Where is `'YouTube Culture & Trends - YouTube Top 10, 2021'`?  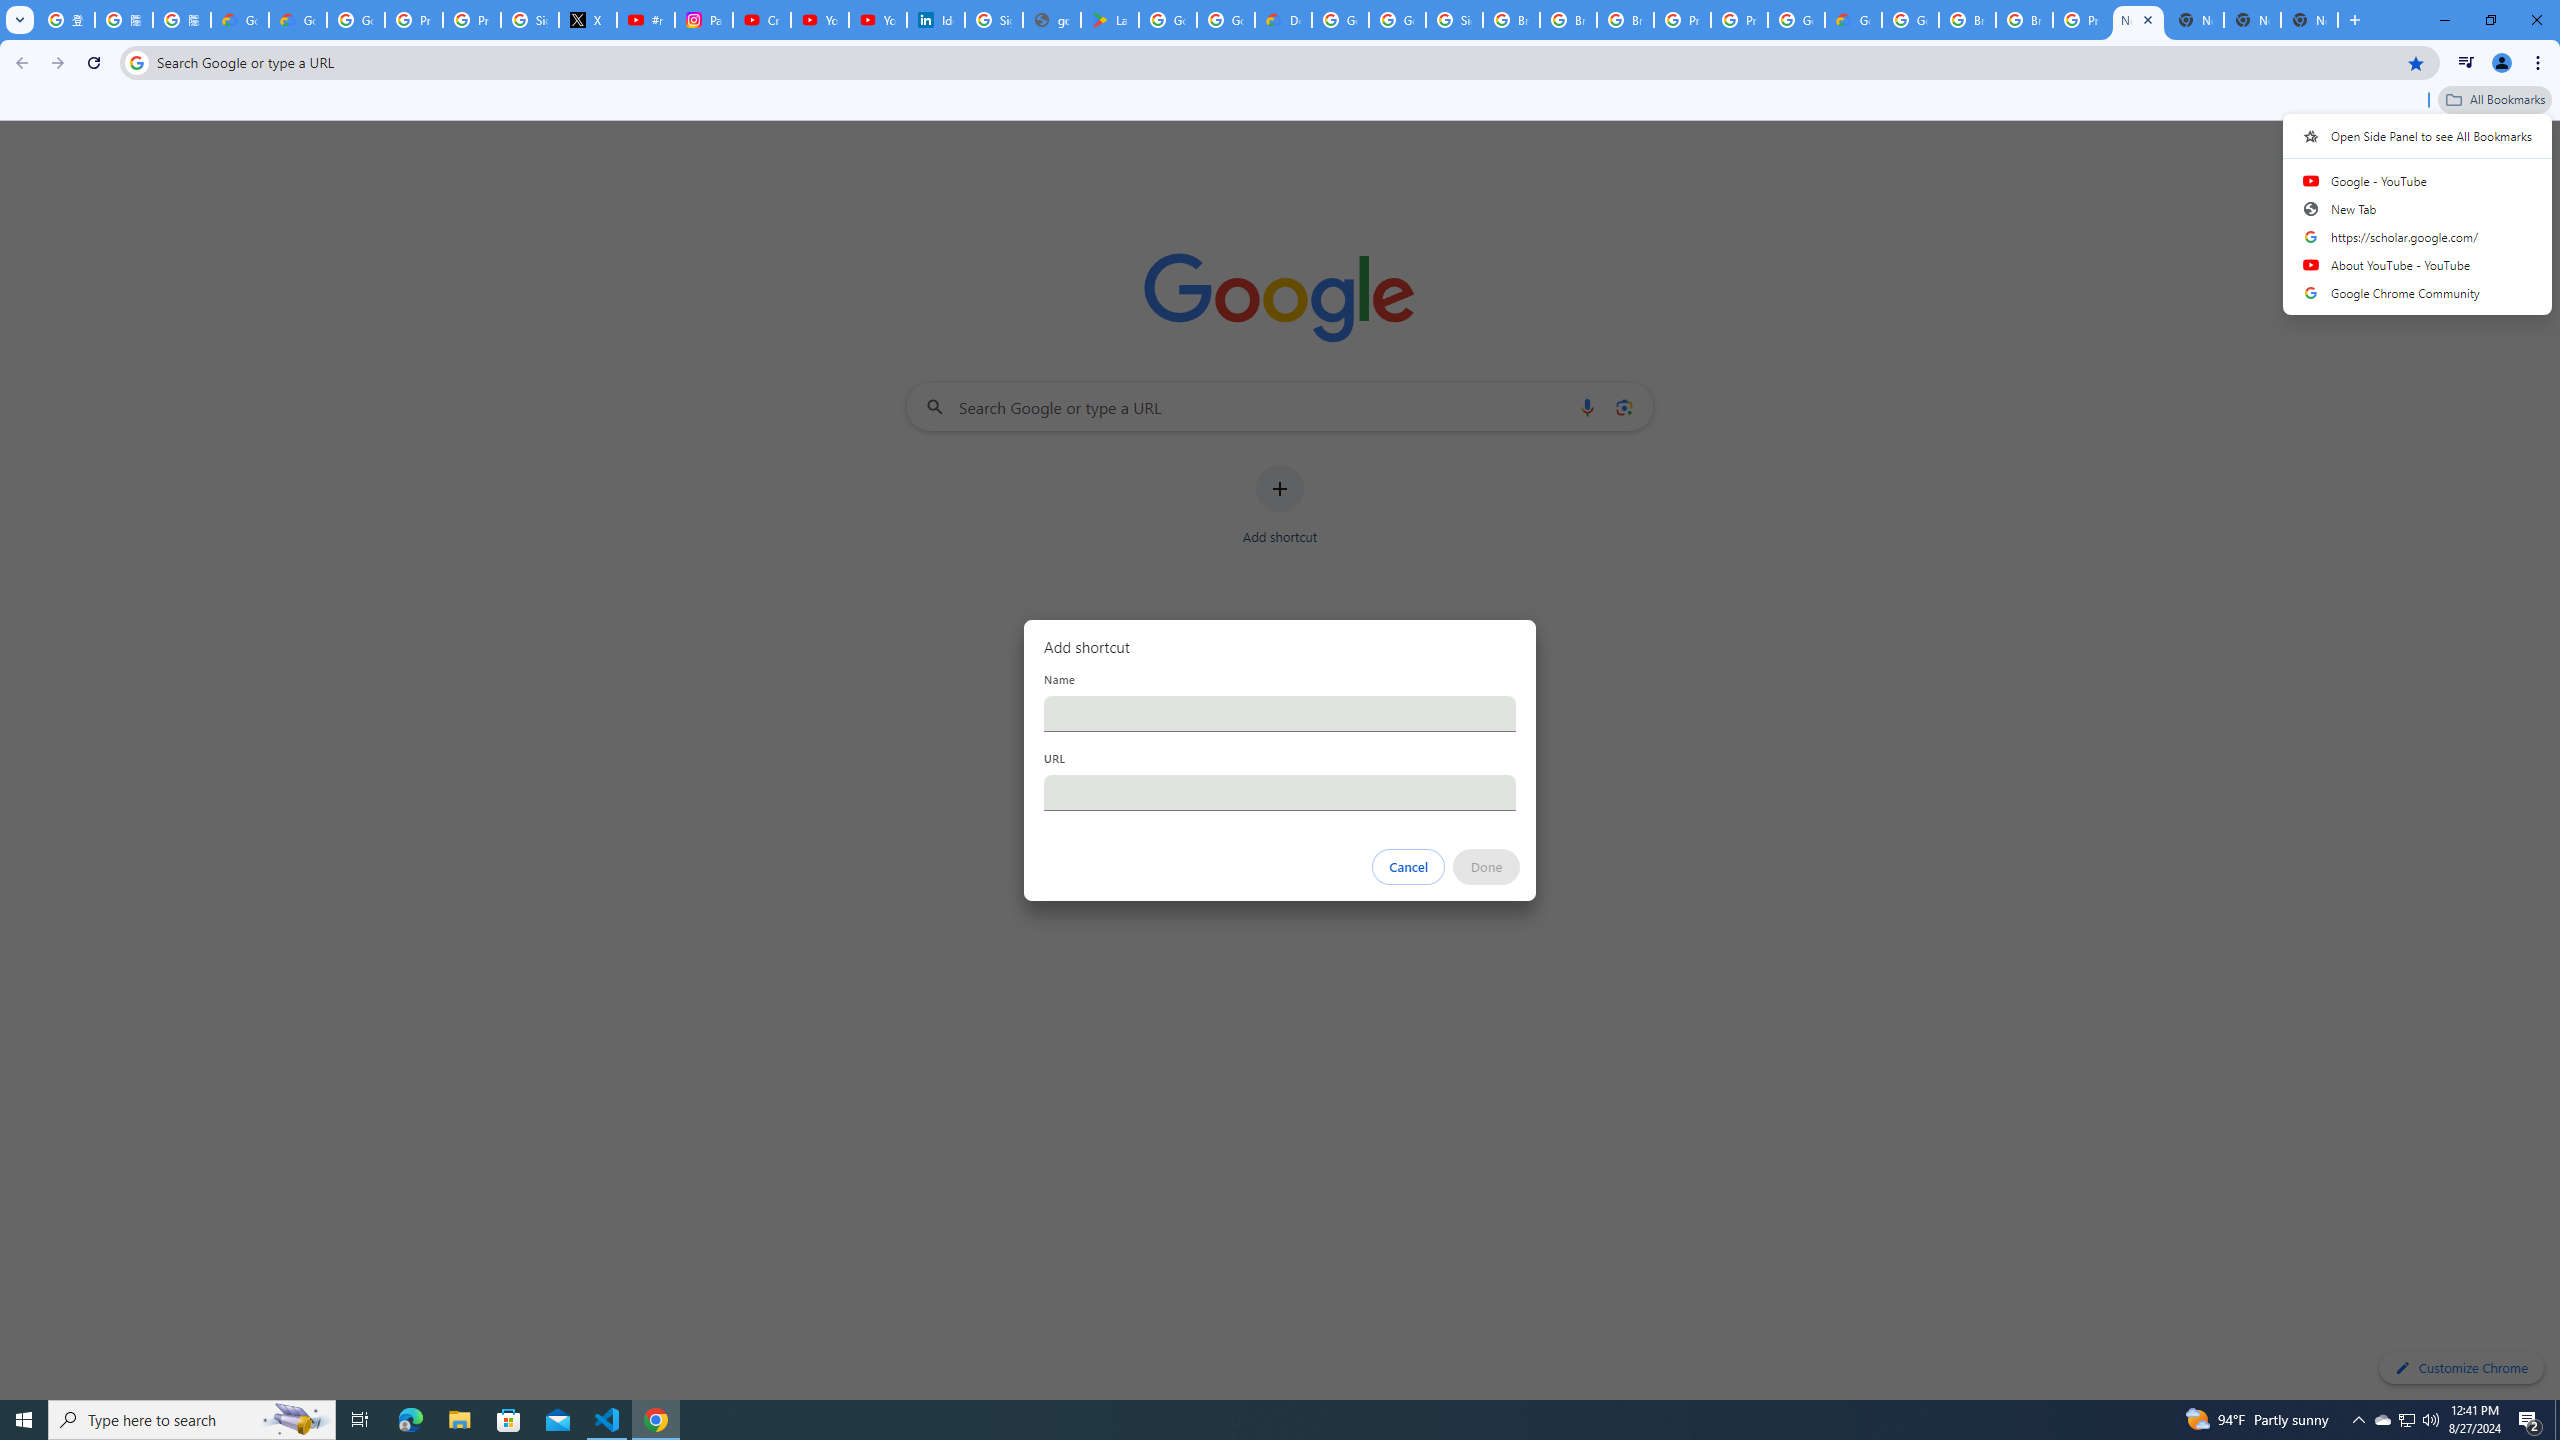 'YouTube Culture & Trends - YouTube Top 10, 2021' is located at coordinates (877, 19).